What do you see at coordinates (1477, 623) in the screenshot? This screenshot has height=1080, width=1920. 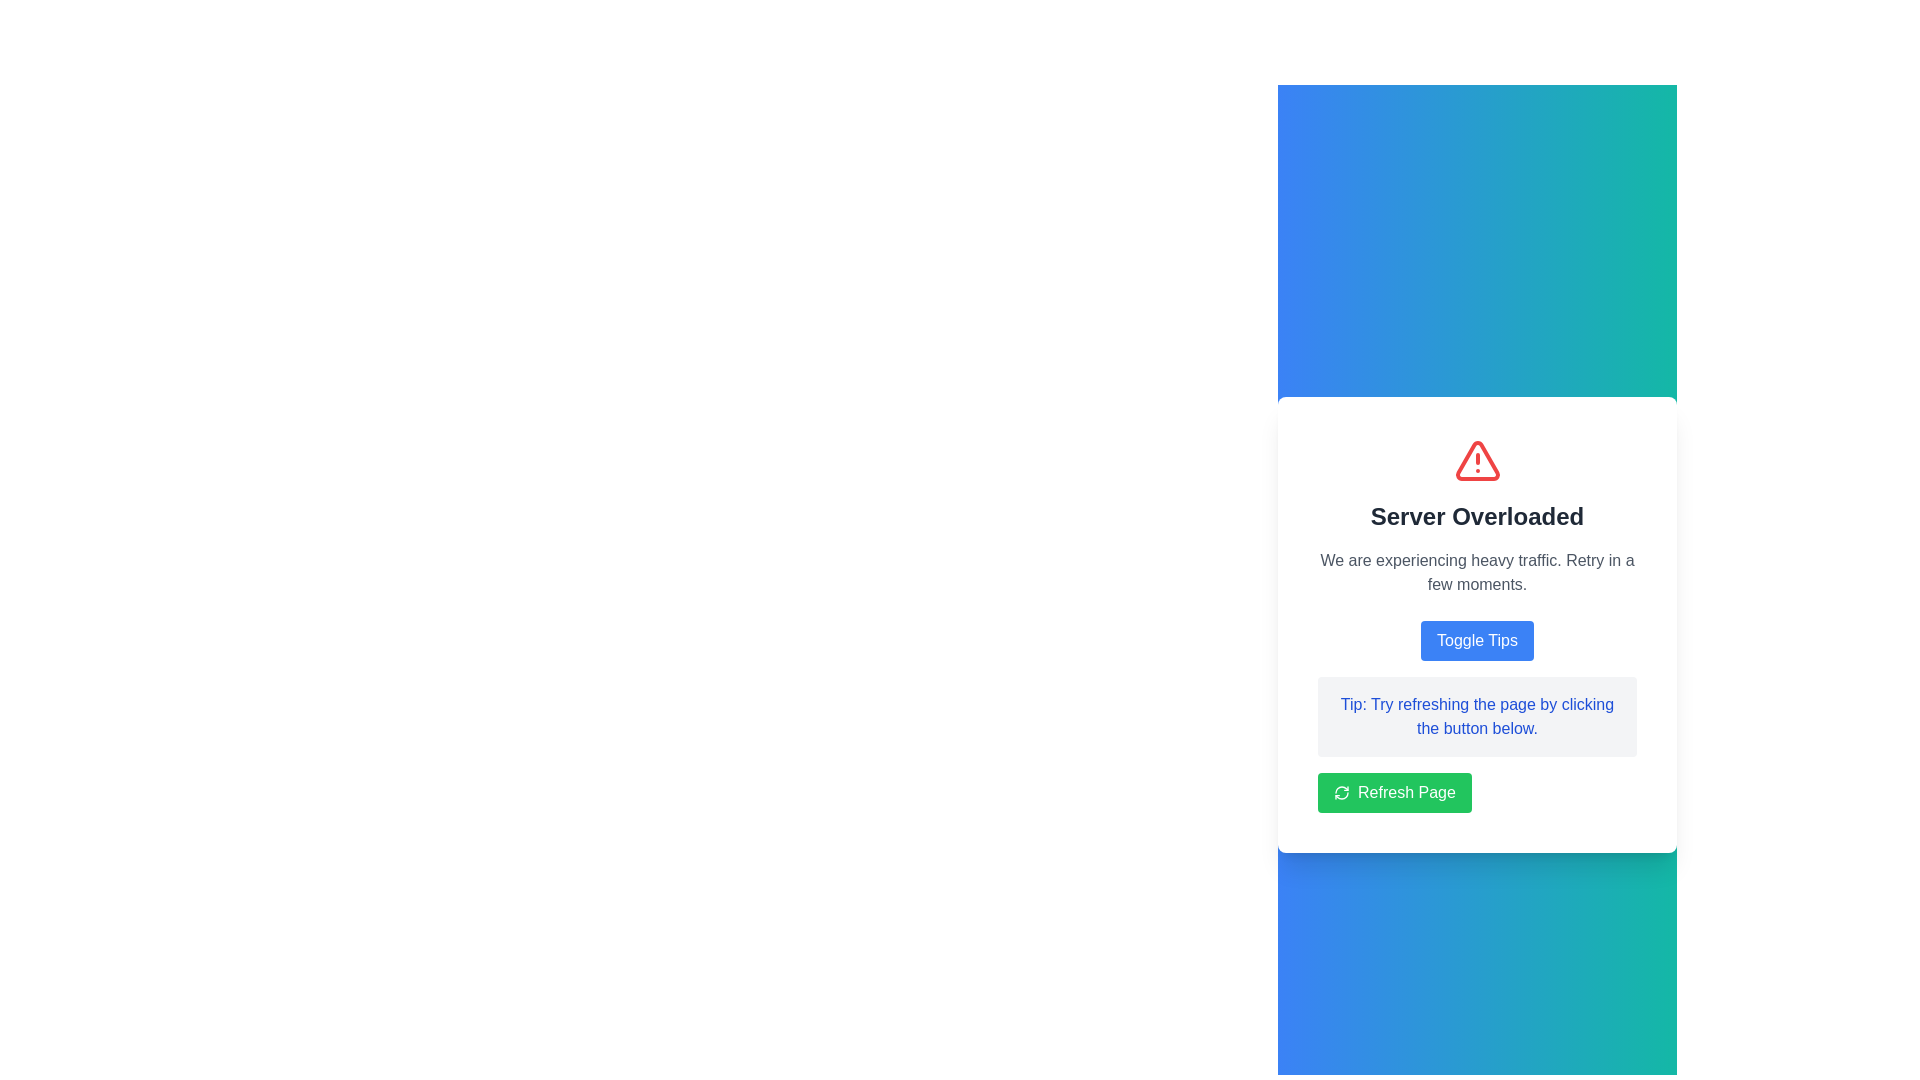 I see `the 'Toggle Tips' button on the Notification component` at bounding box center [1477, 623].